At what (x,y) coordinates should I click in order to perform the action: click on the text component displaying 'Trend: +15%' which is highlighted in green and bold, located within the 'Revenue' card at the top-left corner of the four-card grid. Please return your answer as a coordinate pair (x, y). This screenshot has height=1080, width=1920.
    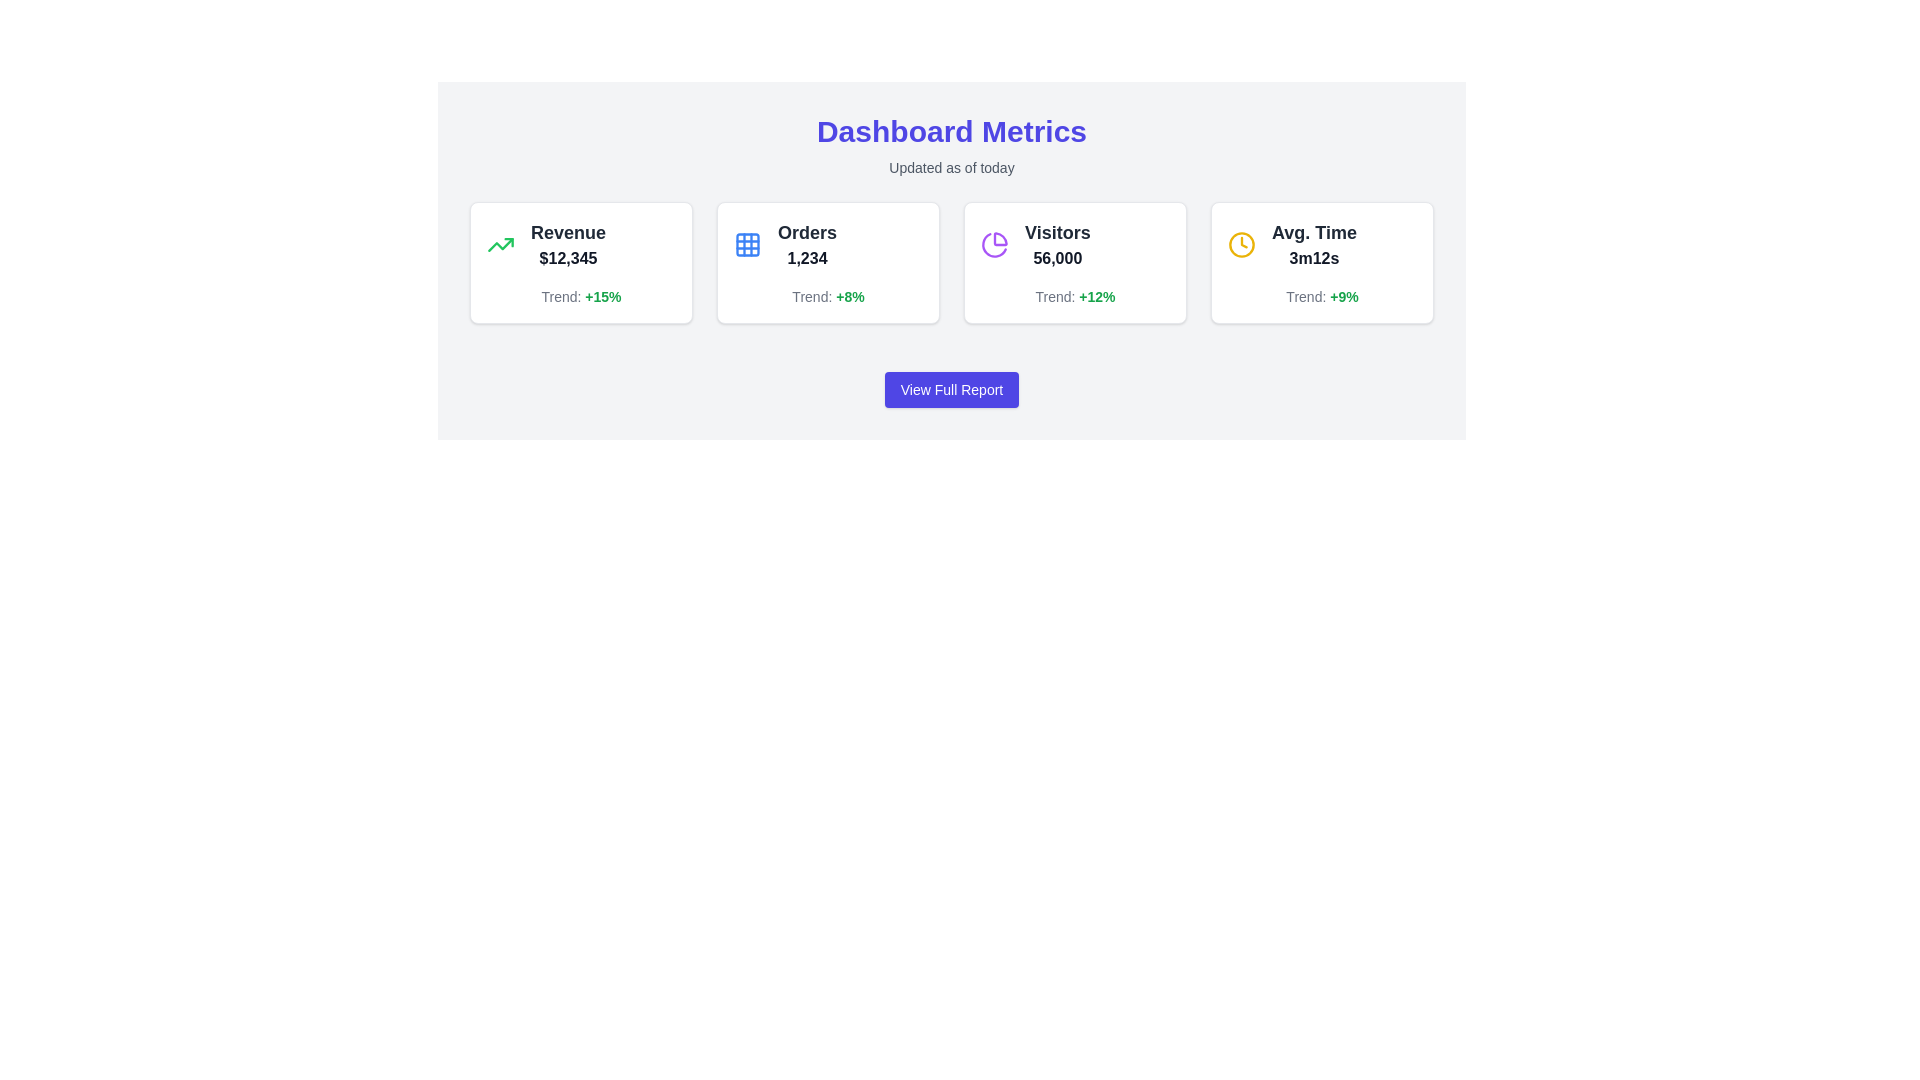
    Looking at the image, I should click on (580, 297).